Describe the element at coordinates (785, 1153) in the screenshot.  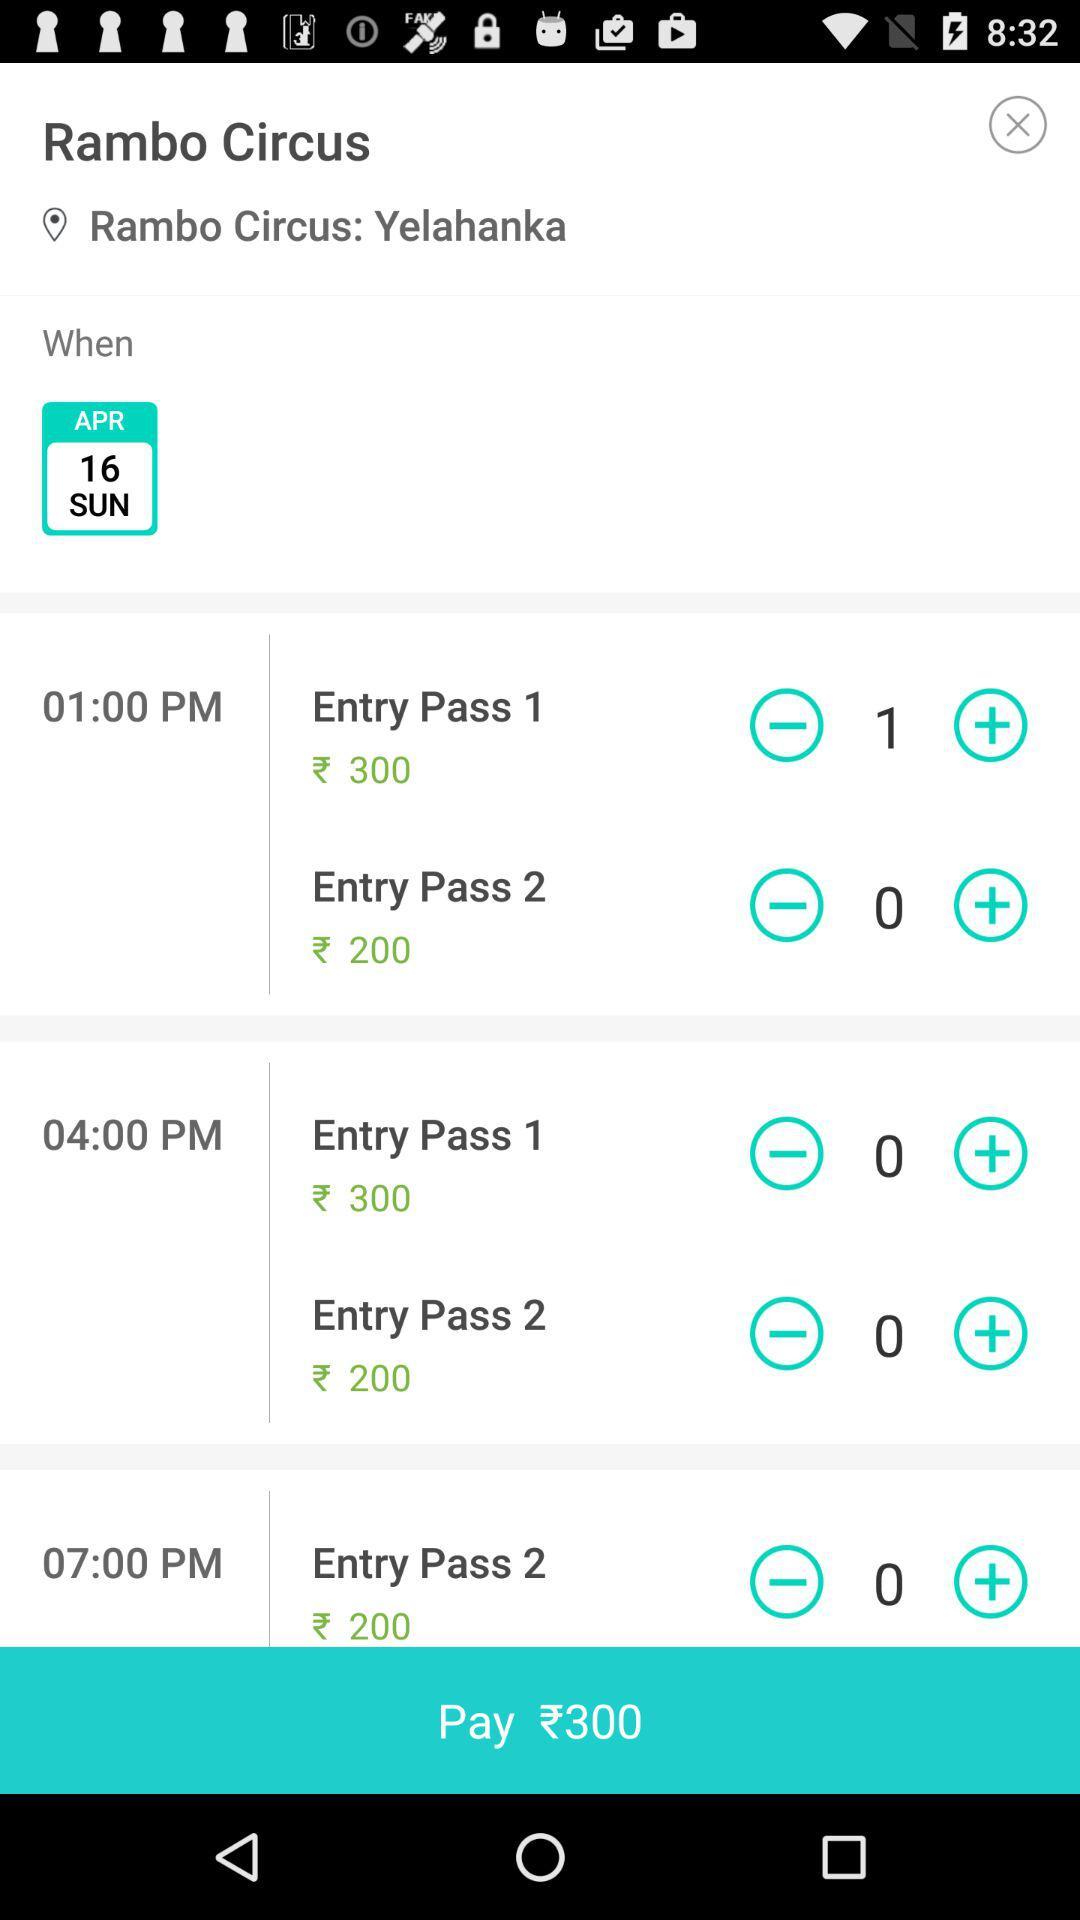
I see `subtract quantity by one` at that location.